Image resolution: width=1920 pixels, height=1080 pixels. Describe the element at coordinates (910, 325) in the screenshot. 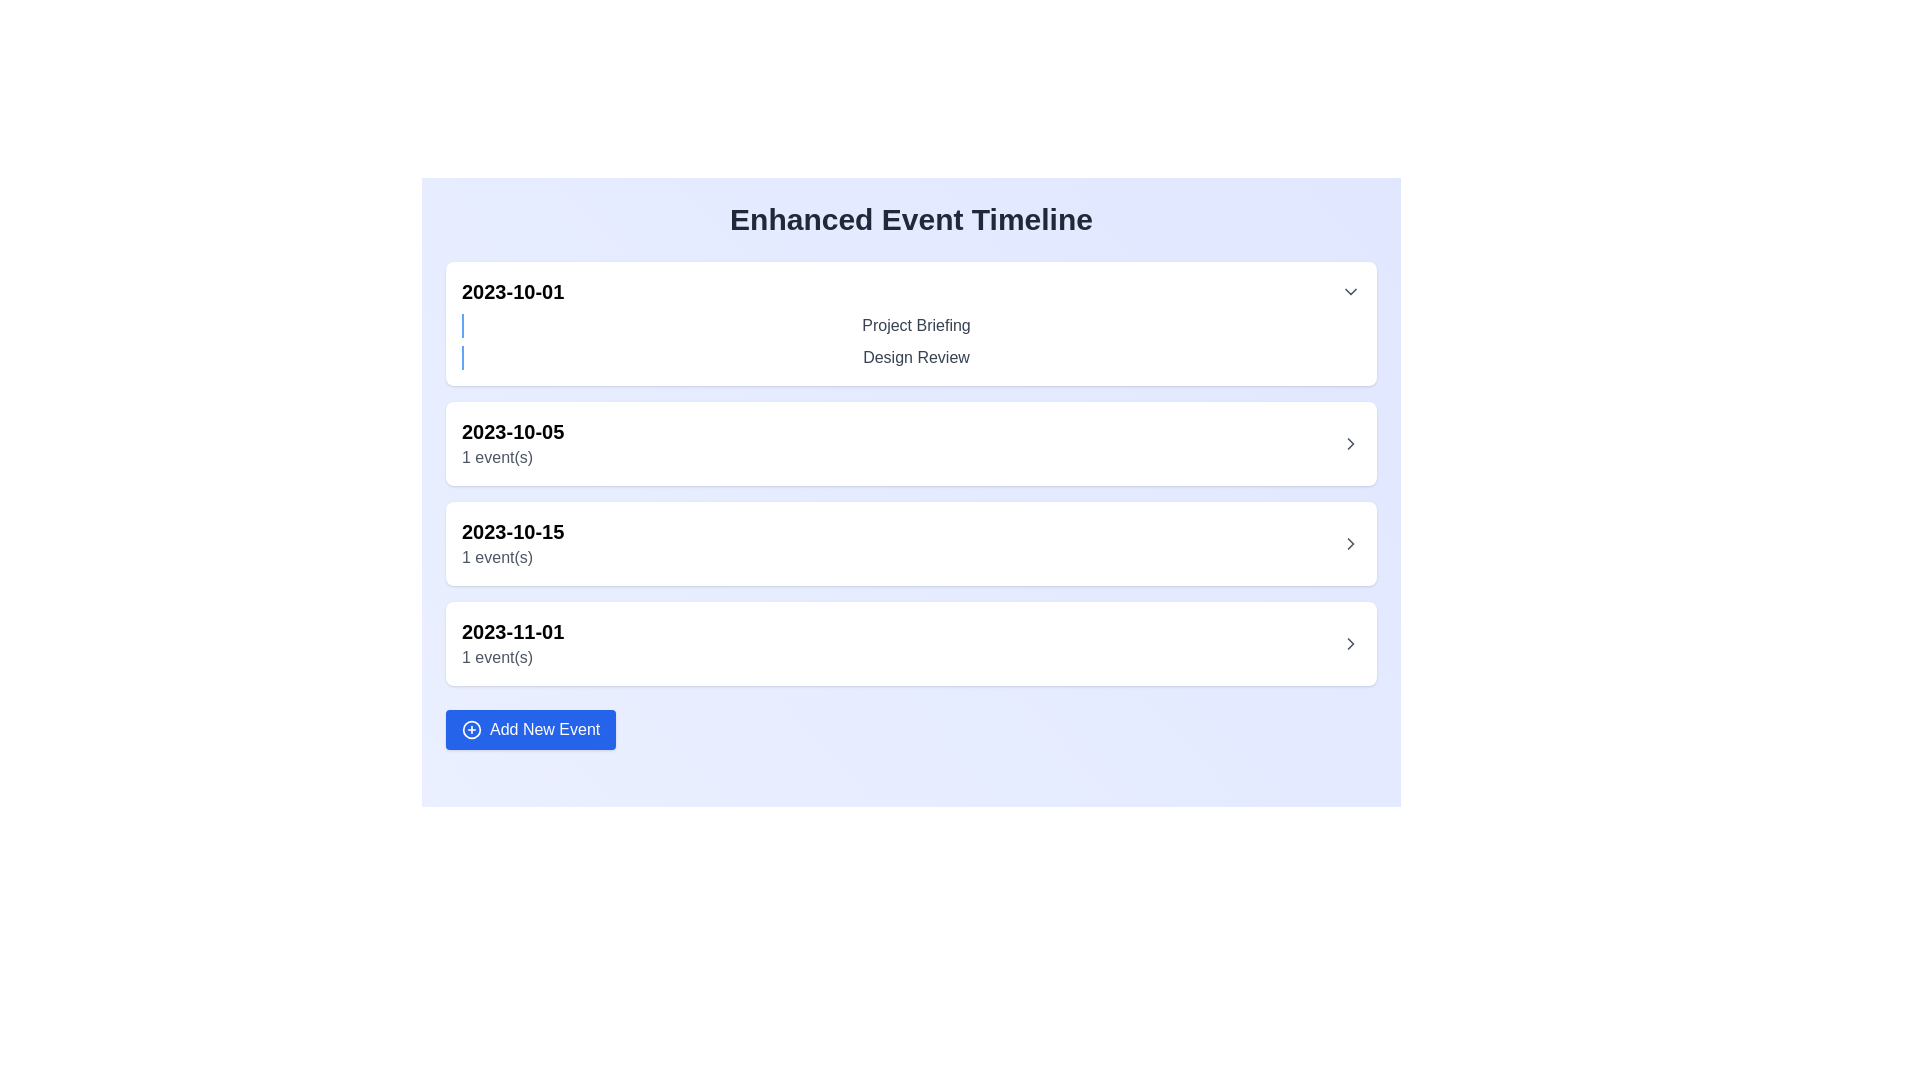

I see `text content of the Text Label that describes the event or item in the timeline under the header '2023-10-01'` at that location.